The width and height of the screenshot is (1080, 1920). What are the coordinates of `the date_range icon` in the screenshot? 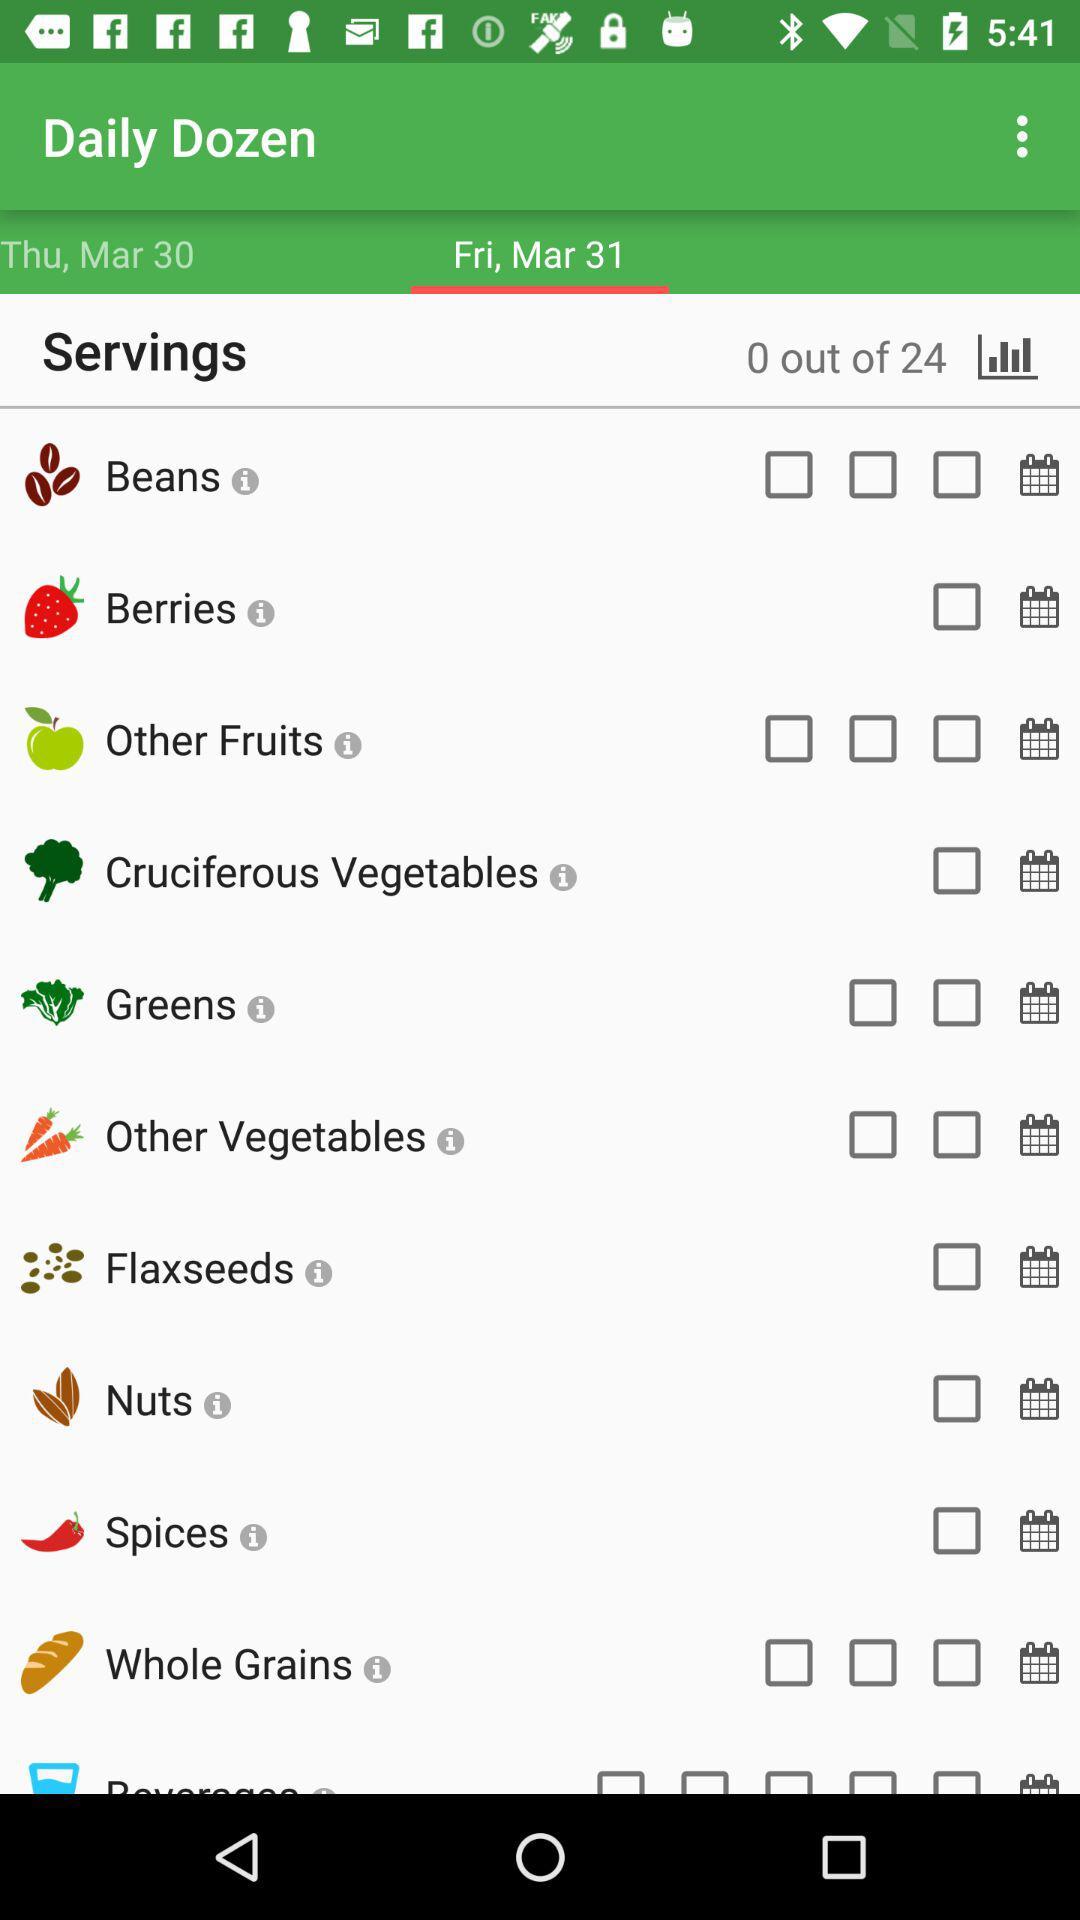 It's located at (1038, 1397).